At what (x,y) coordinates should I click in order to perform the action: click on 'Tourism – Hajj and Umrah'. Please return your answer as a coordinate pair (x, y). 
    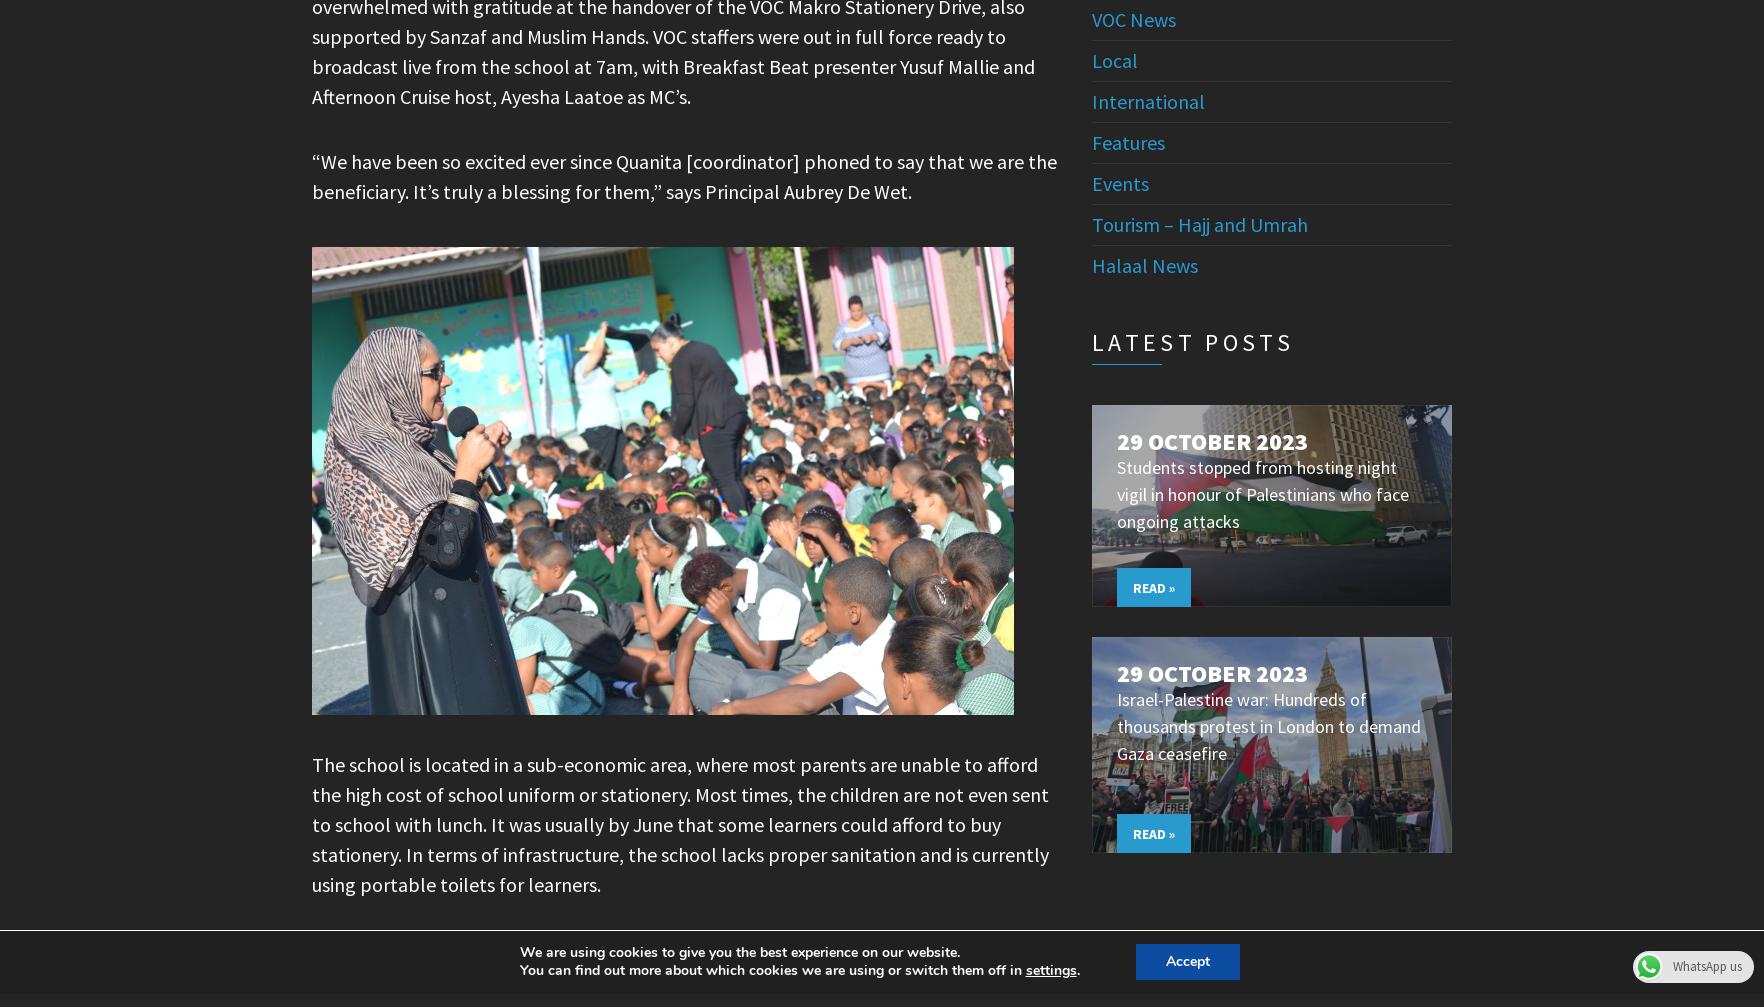
    Looking at the image, I should click on (1200, 223).